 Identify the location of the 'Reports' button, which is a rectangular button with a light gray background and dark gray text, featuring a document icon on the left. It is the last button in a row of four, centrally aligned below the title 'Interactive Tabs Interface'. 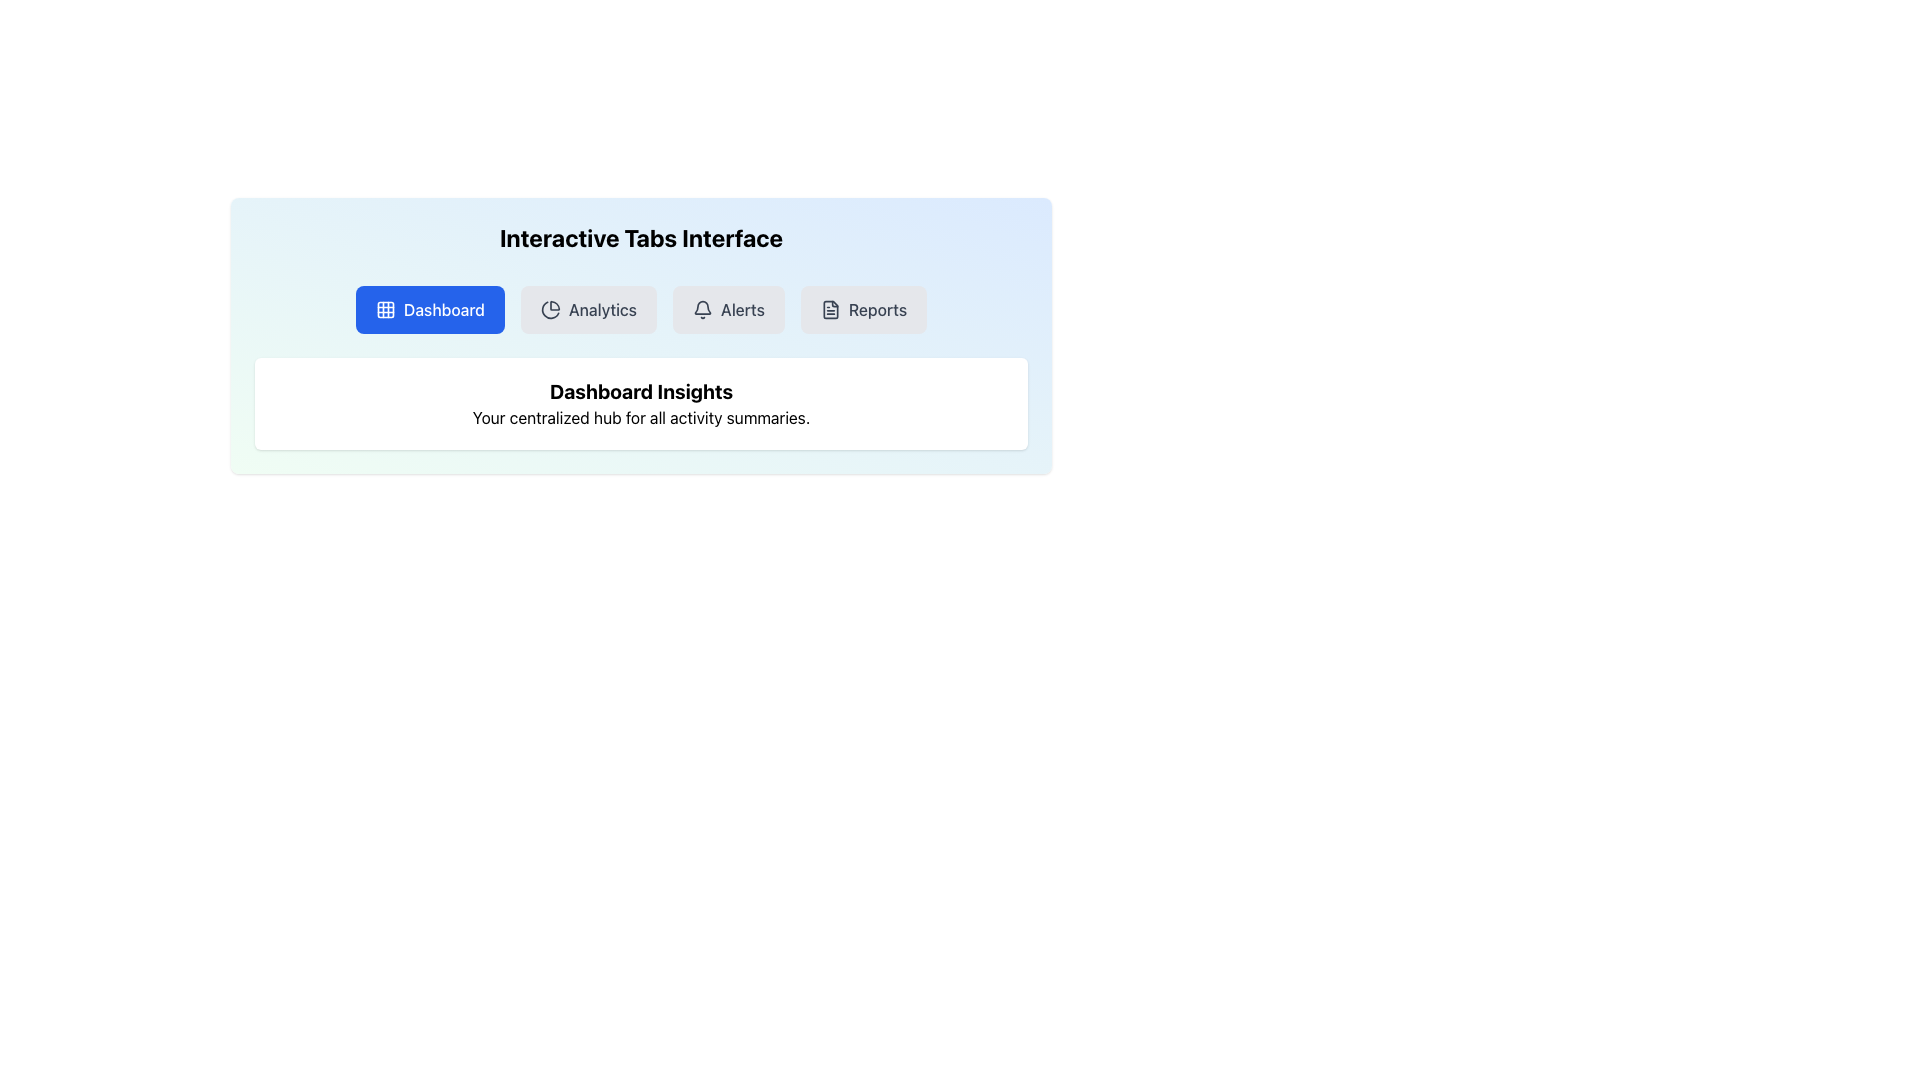
(864, 309).